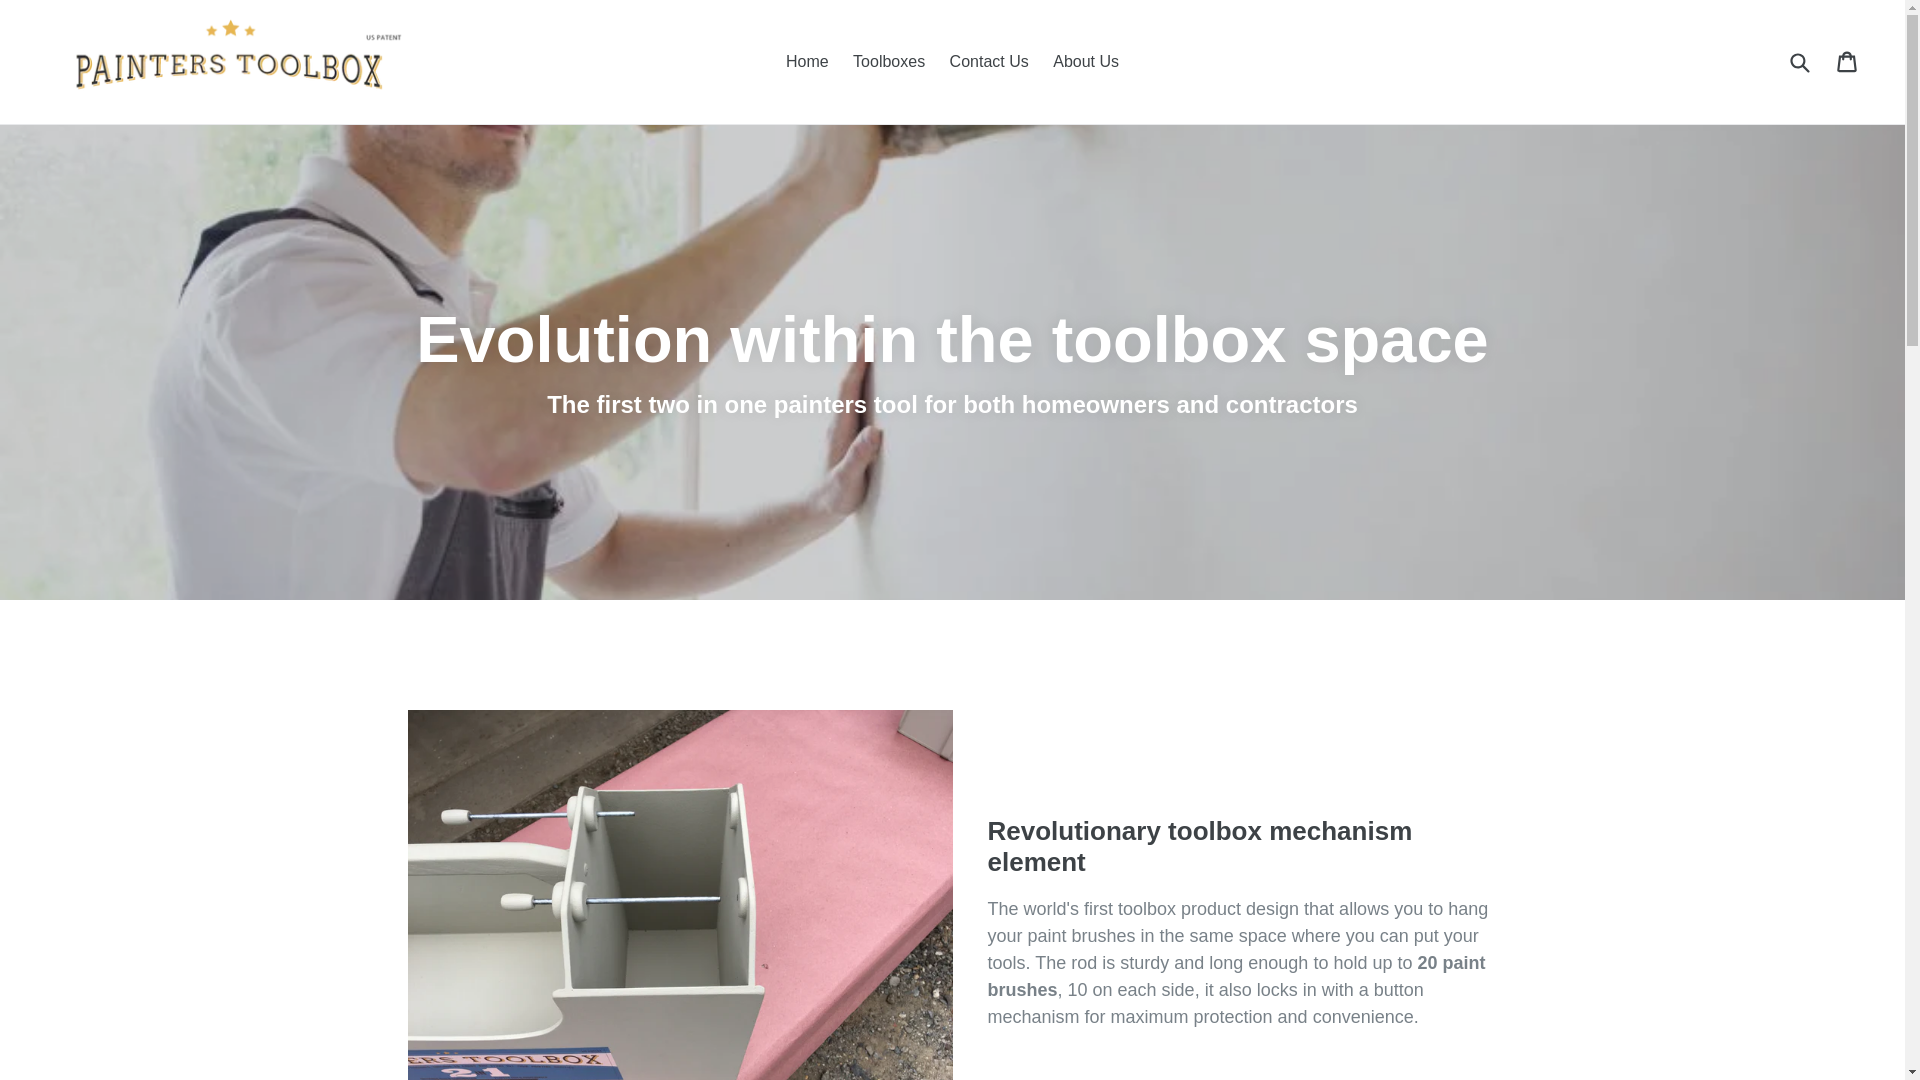 The image size is (1920, 1080). I want to click on 'Cart, so click(1847, 60).